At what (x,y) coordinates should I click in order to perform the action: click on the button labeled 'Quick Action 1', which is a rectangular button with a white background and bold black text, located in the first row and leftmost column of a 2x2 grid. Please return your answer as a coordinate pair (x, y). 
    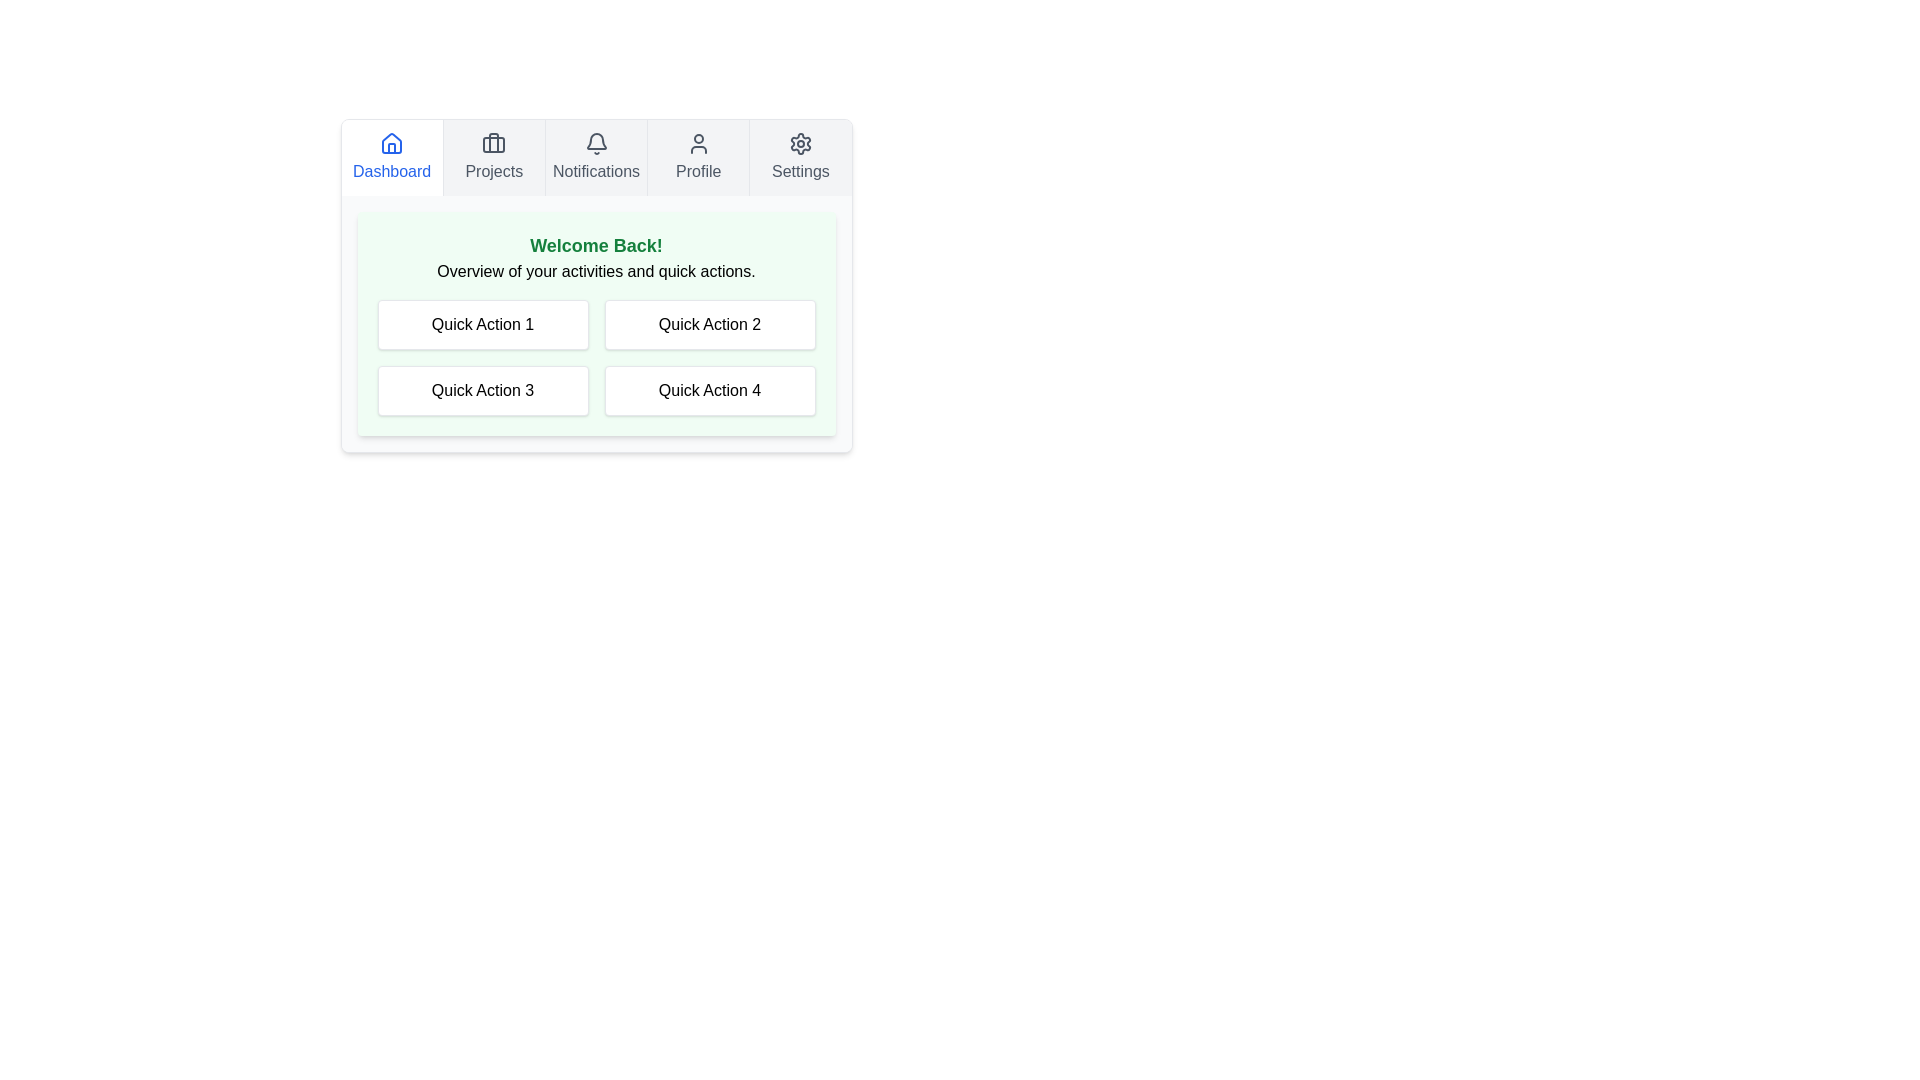
    Looking at the image, I should click on (483, 323).